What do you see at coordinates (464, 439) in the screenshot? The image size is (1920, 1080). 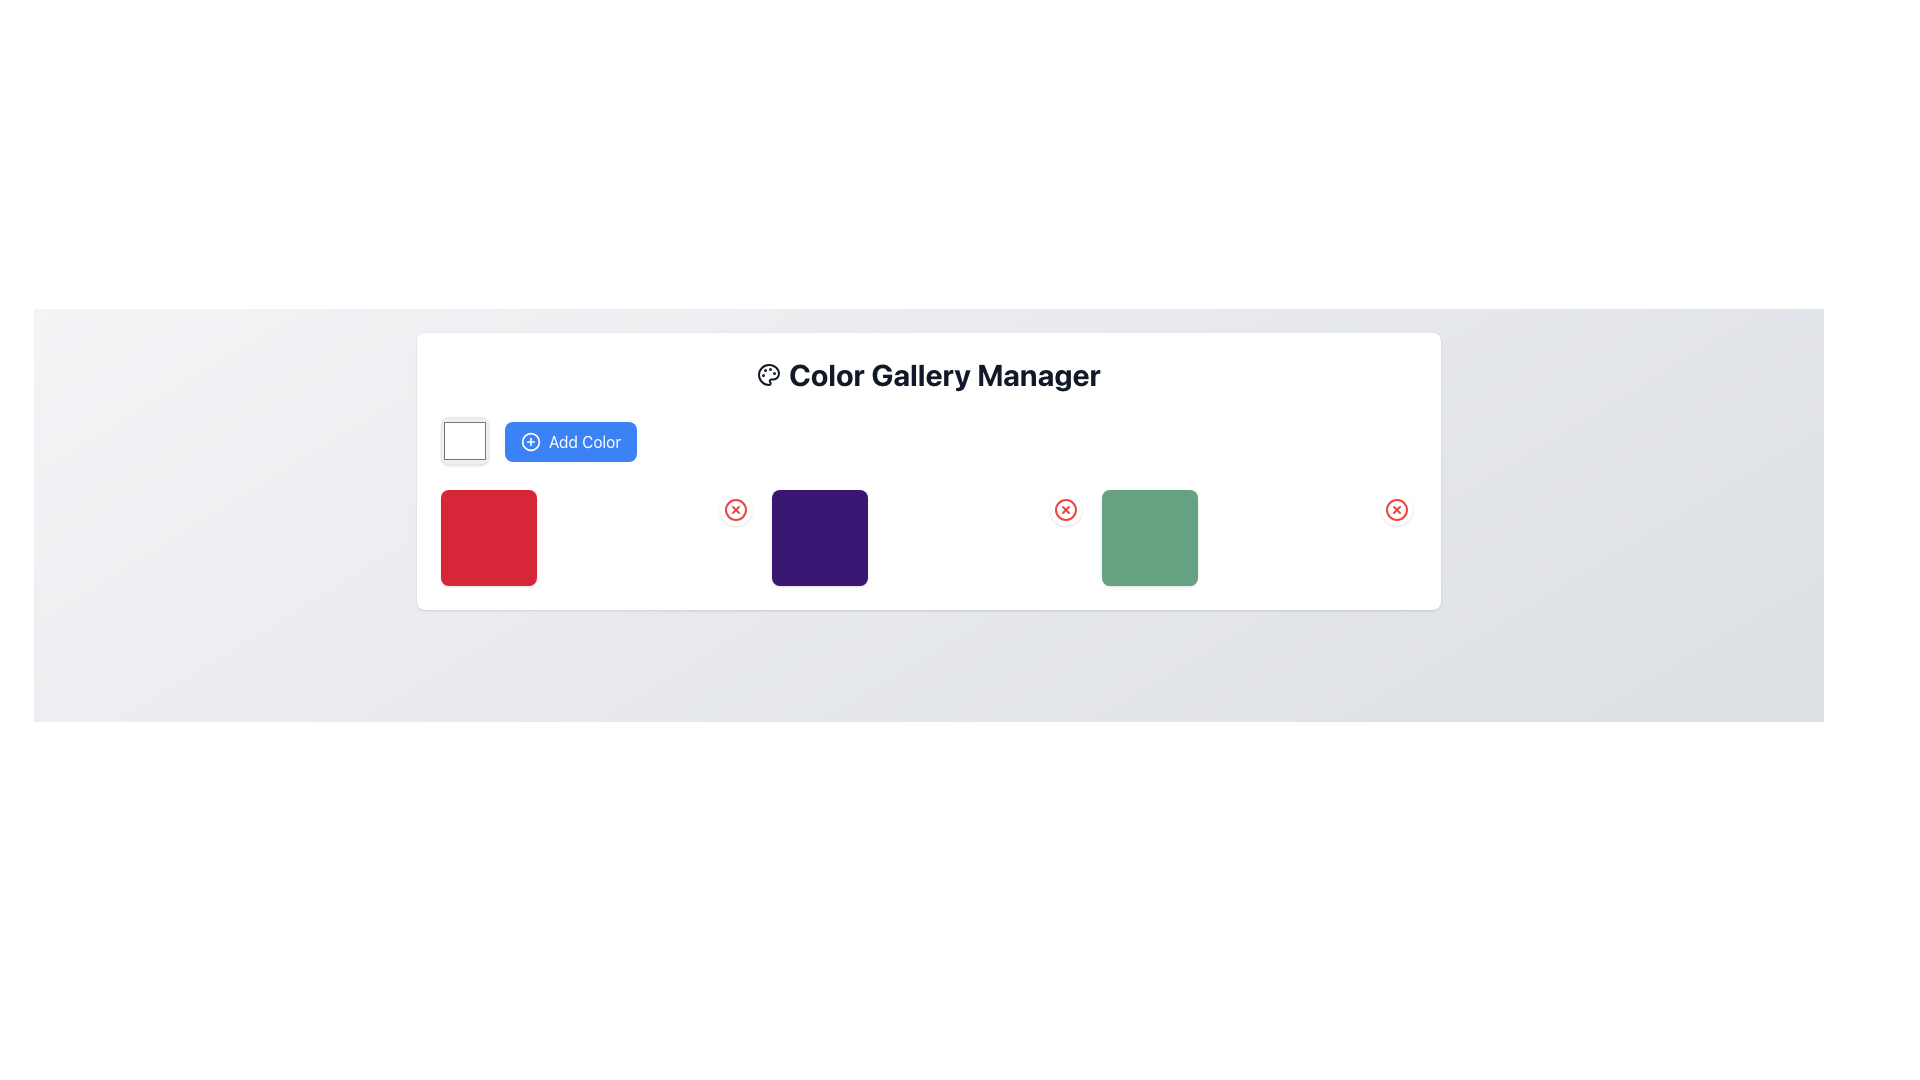 I see `the Color Picker located in the top-left corner of the primary content area` at bounding box center [464, 439].